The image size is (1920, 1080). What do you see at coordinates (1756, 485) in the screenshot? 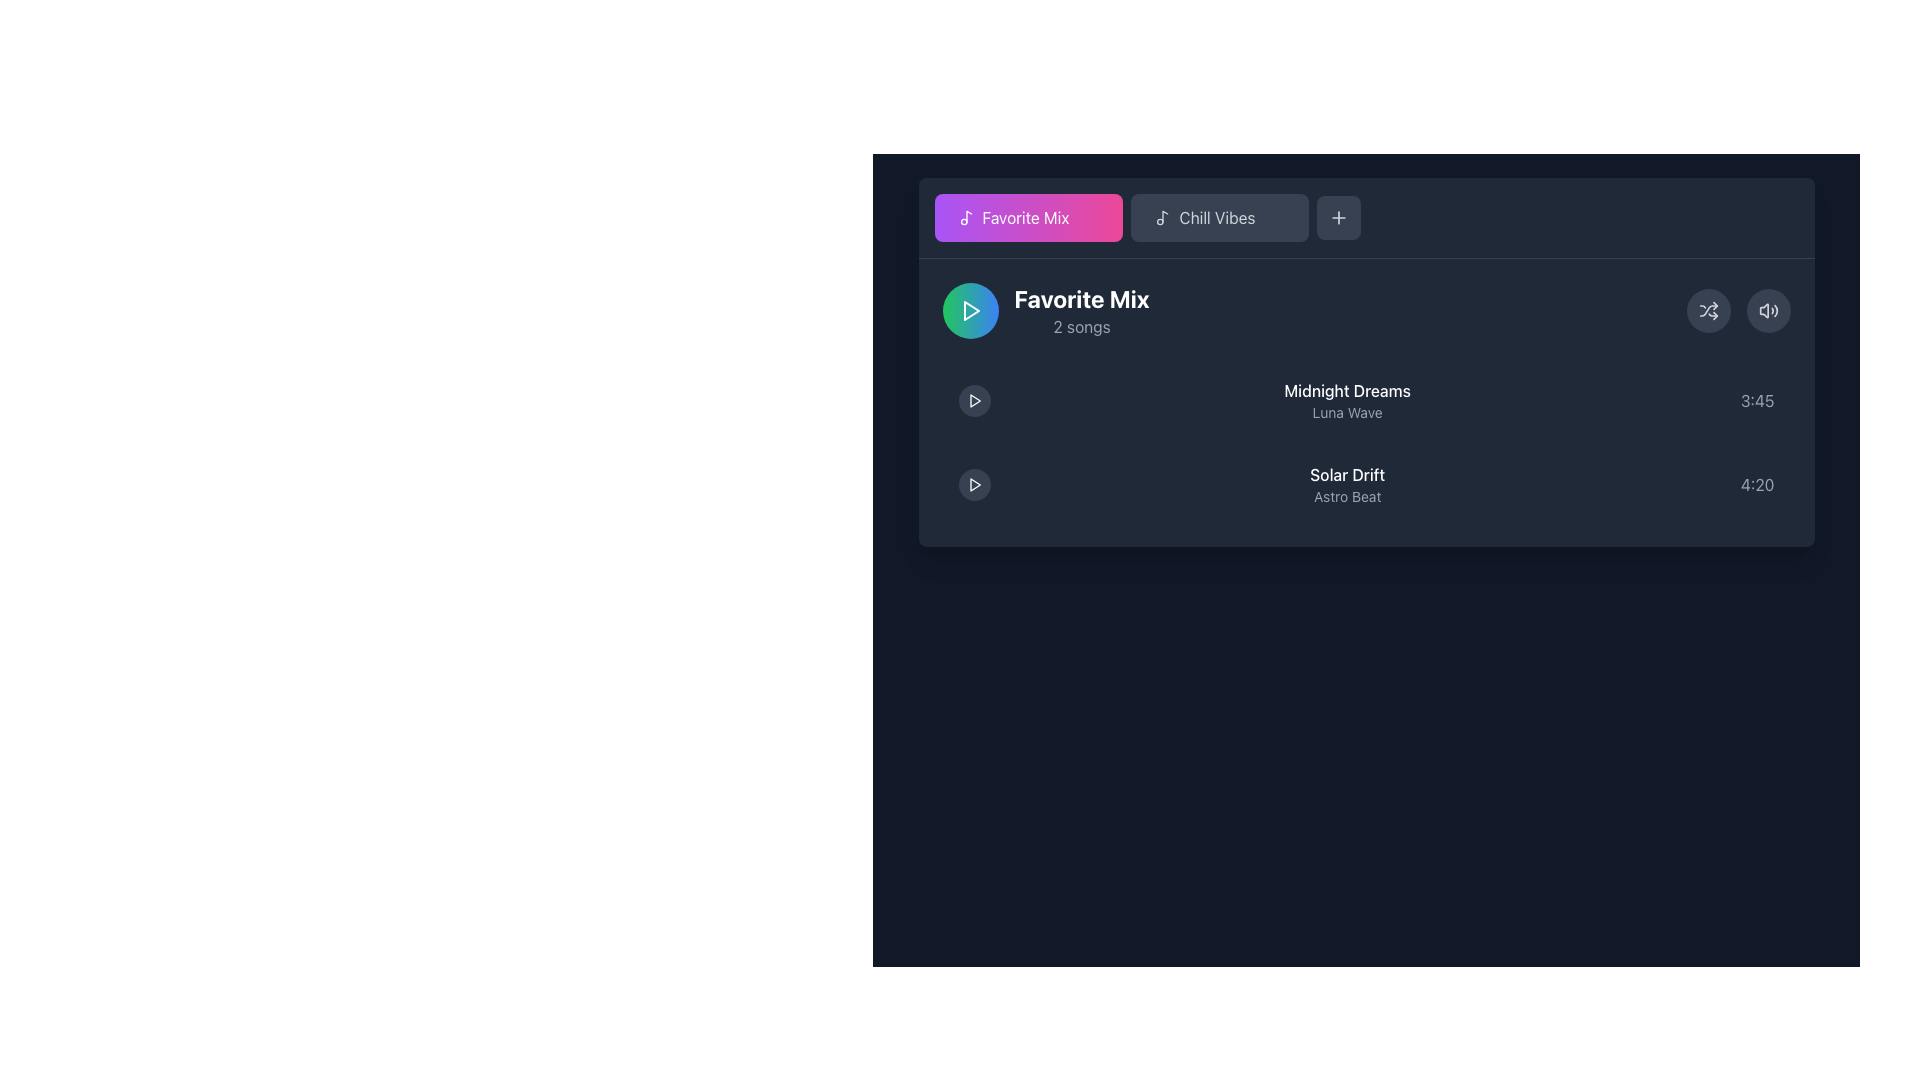
I see `the text label displaying '4:20' in light gray color, located at the bottom-right corner of the track entry for 'Solar Drift' by 'Astro Beat'` at bounding box center [1756, 485].